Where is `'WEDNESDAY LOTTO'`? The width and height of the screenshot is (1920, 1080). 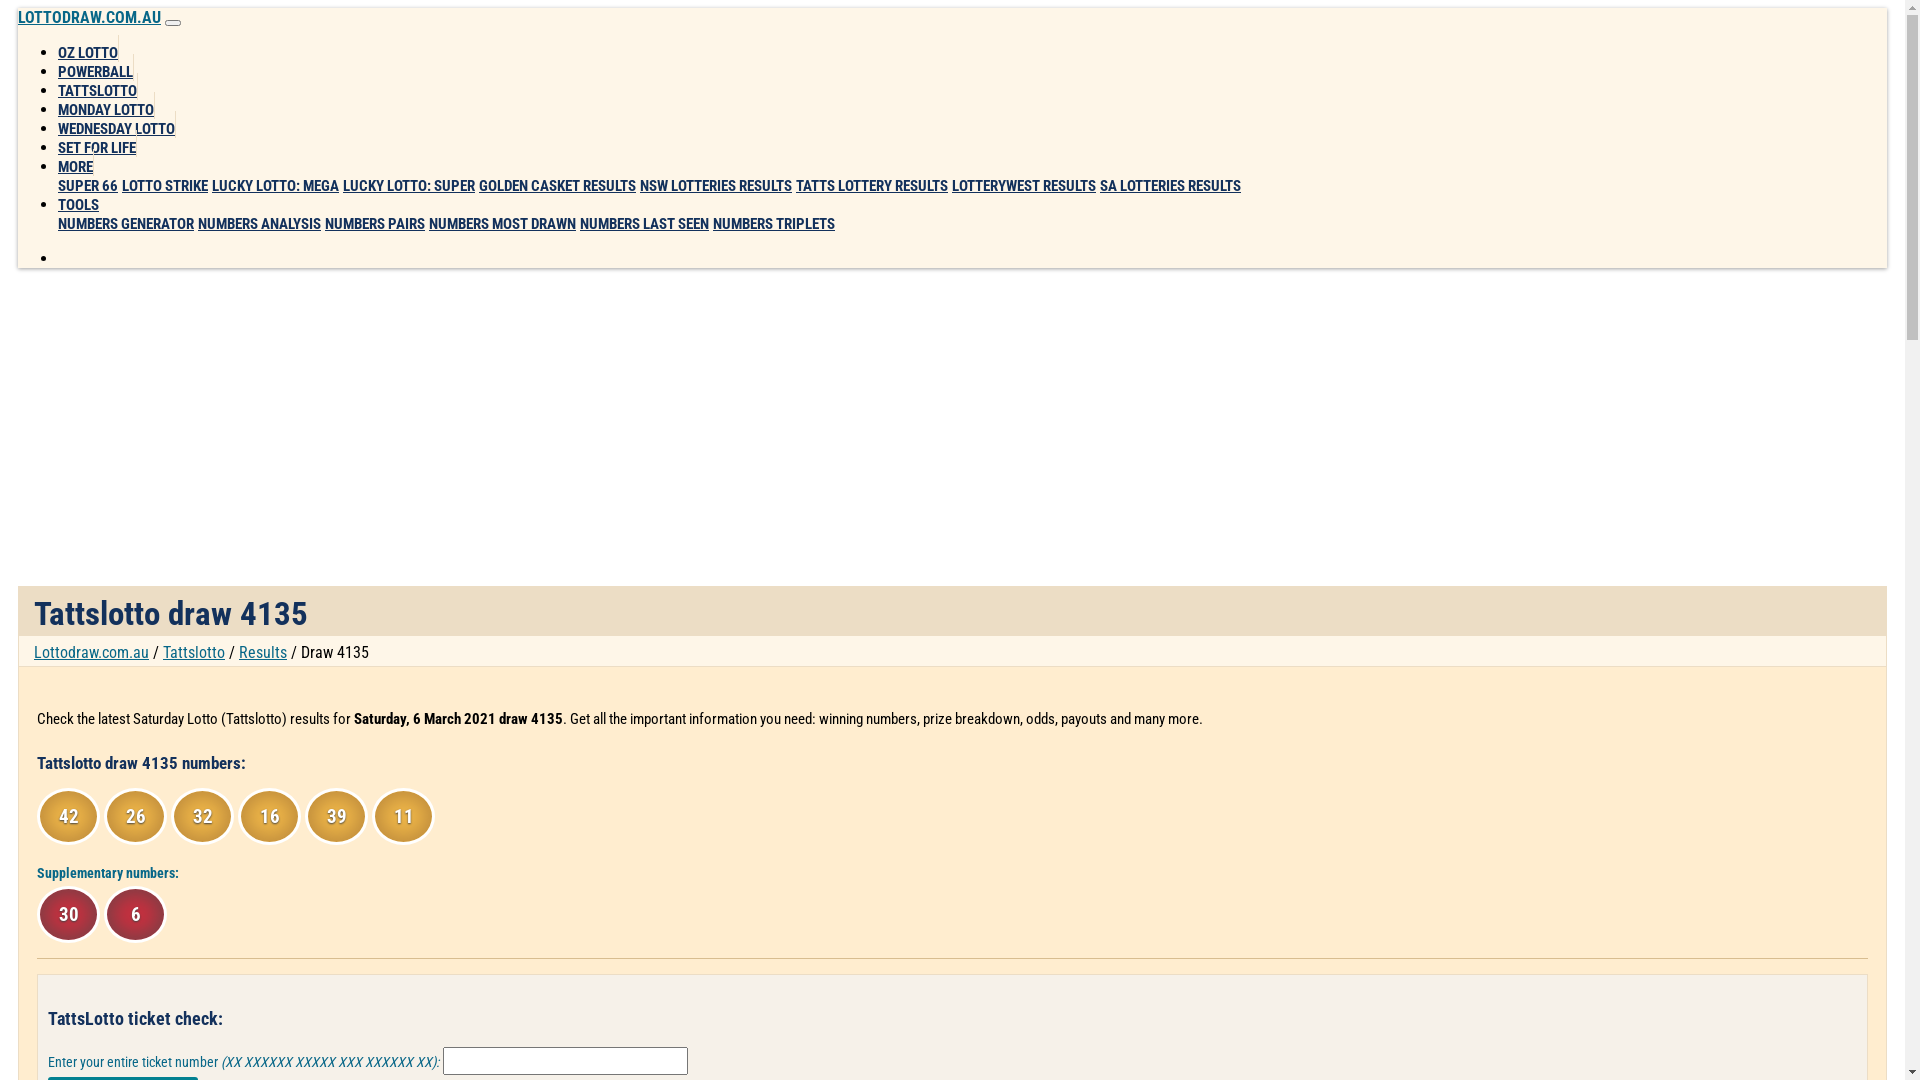
'WEDNESDAY LOTTO' is located at coordinates (115, 124).